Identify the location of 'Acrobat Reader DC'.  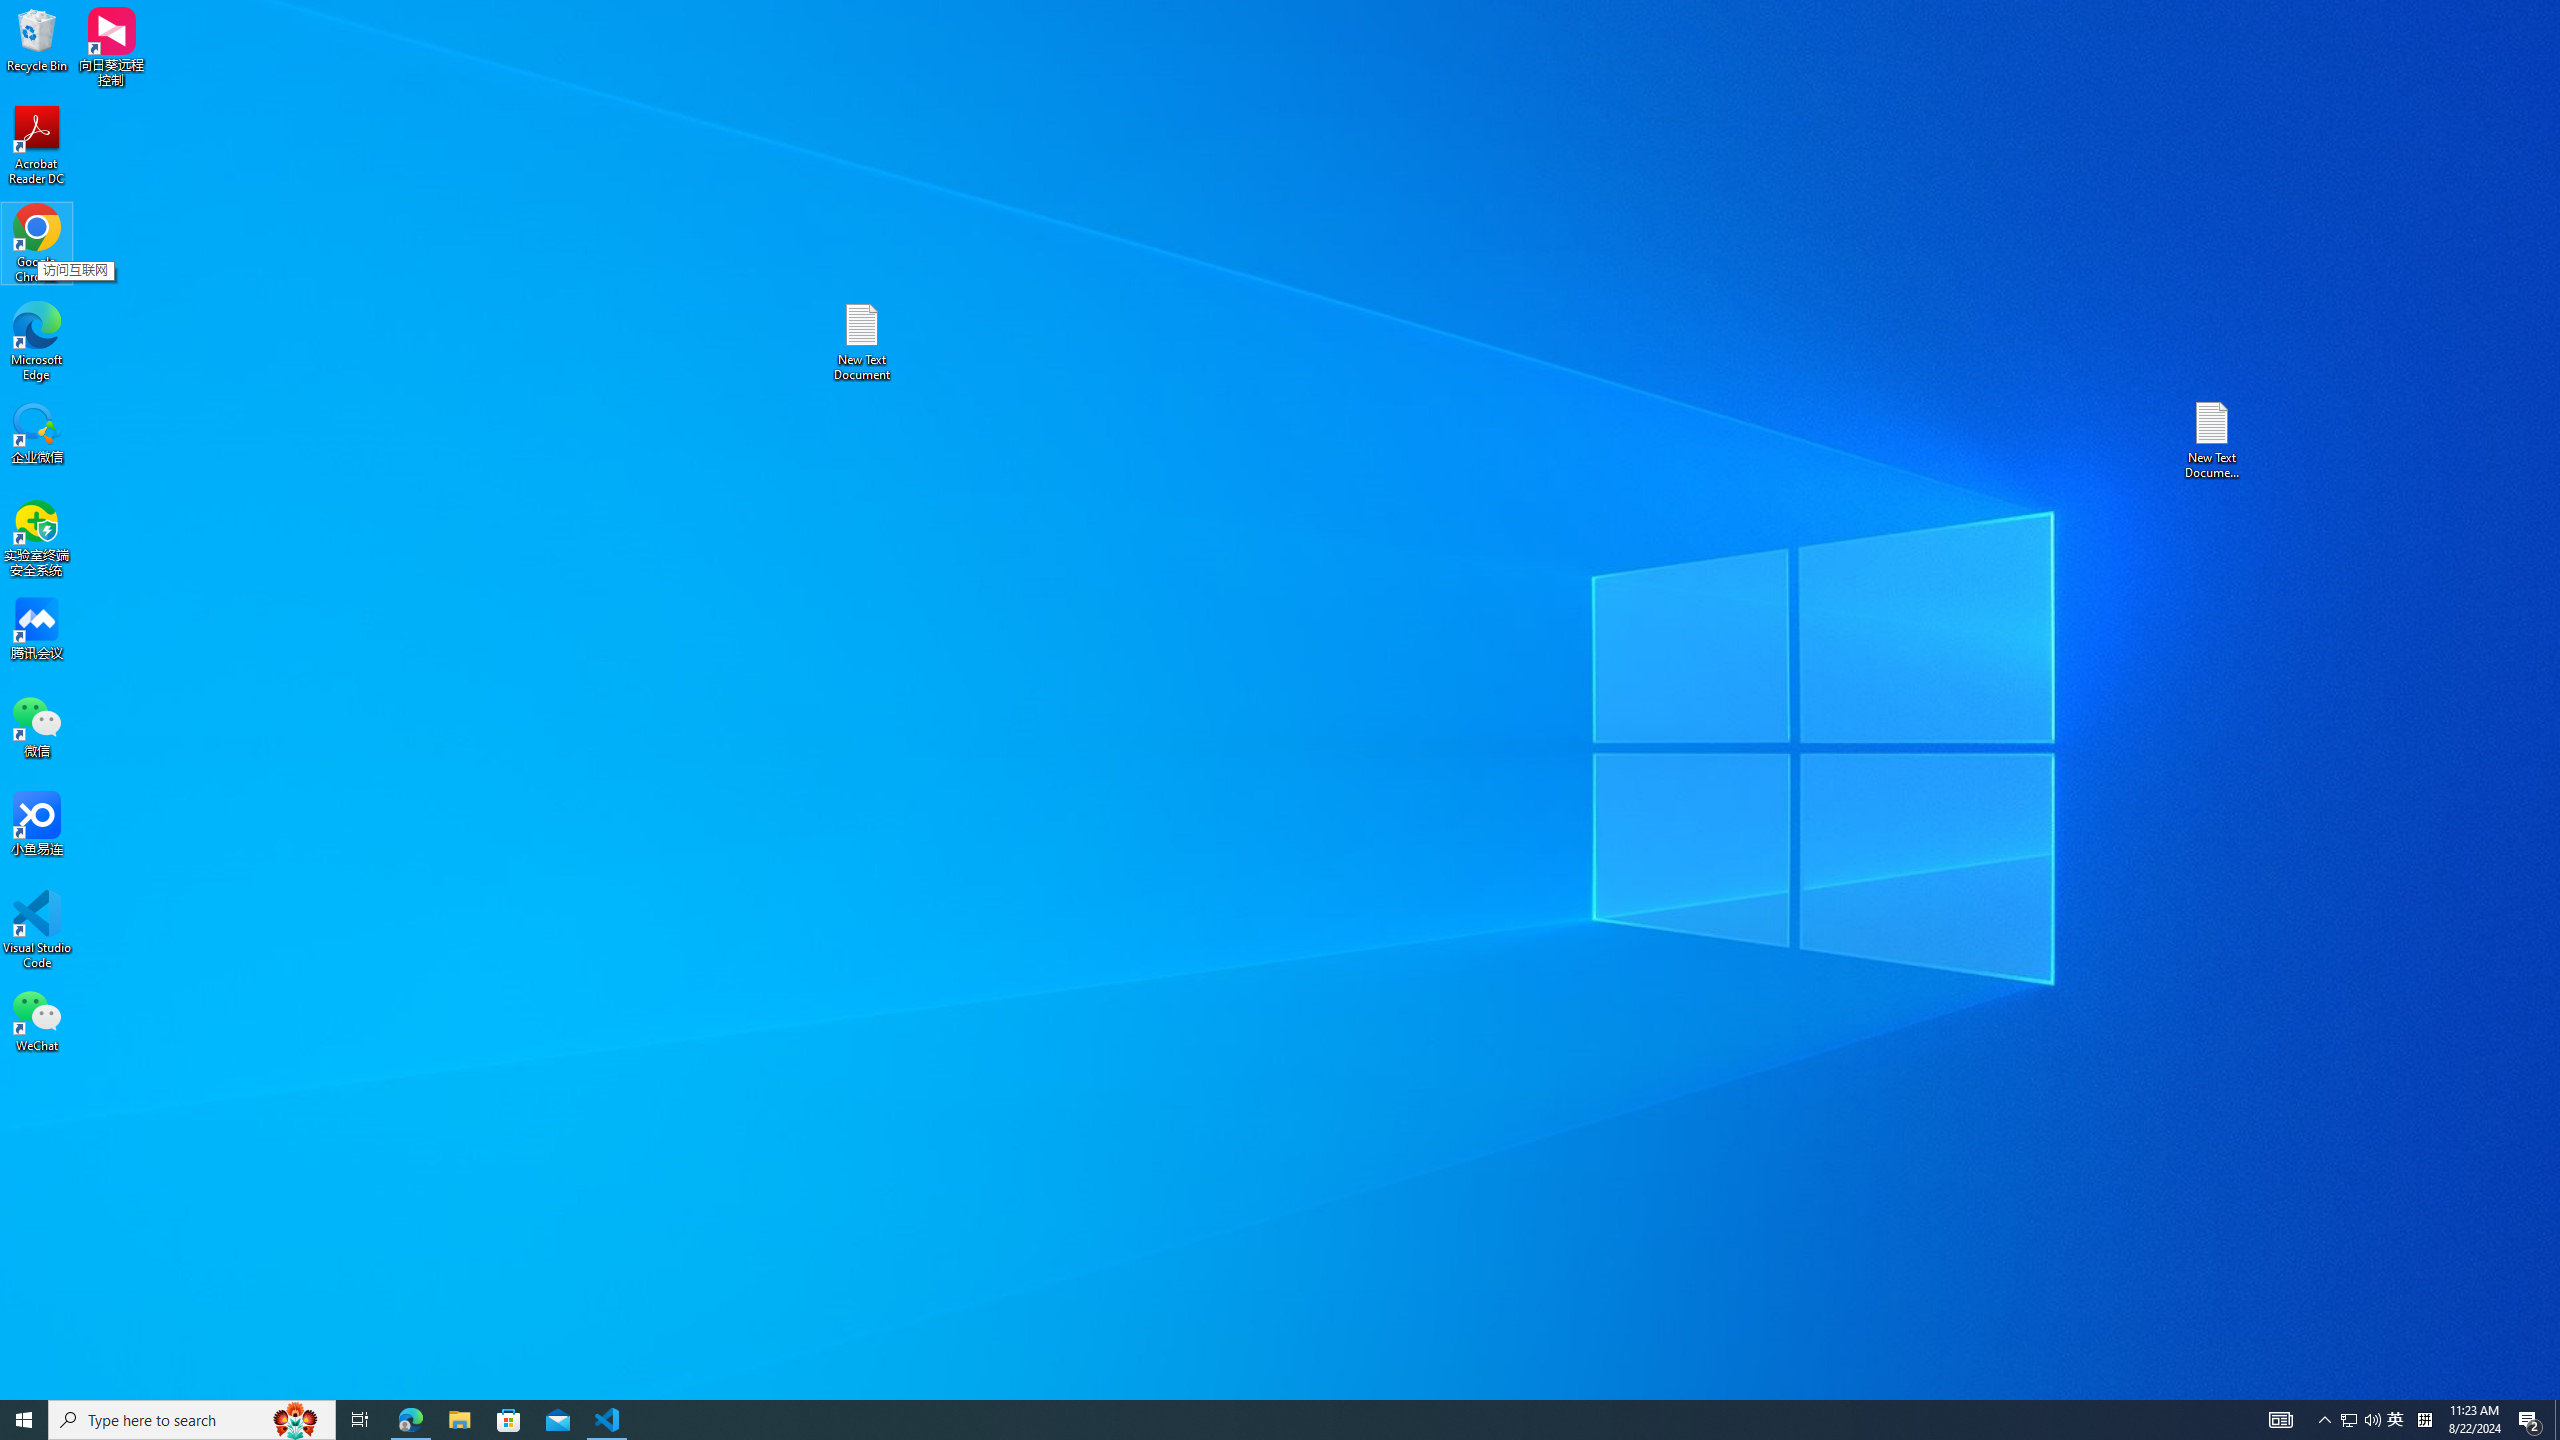
(36, 145).